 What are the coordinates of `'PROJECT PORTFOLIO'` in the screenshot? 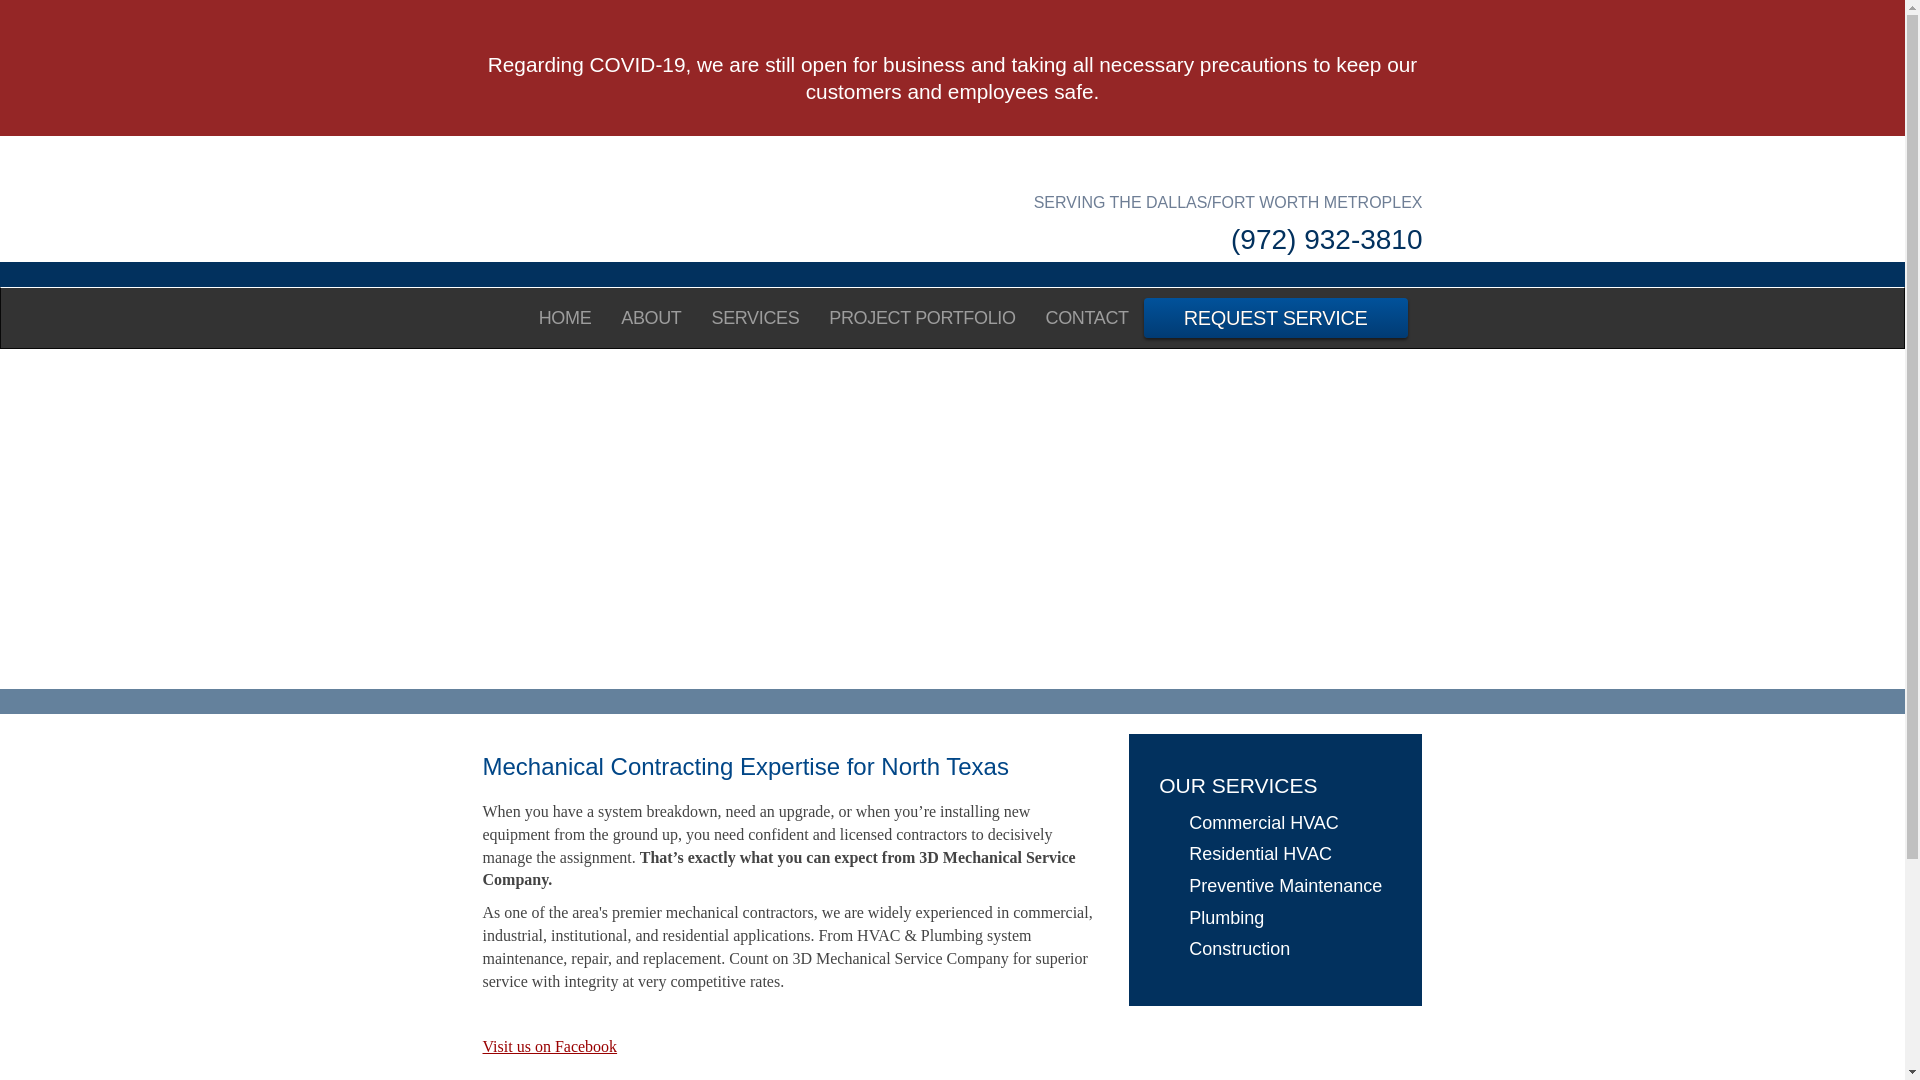 It's located at (920, 316).